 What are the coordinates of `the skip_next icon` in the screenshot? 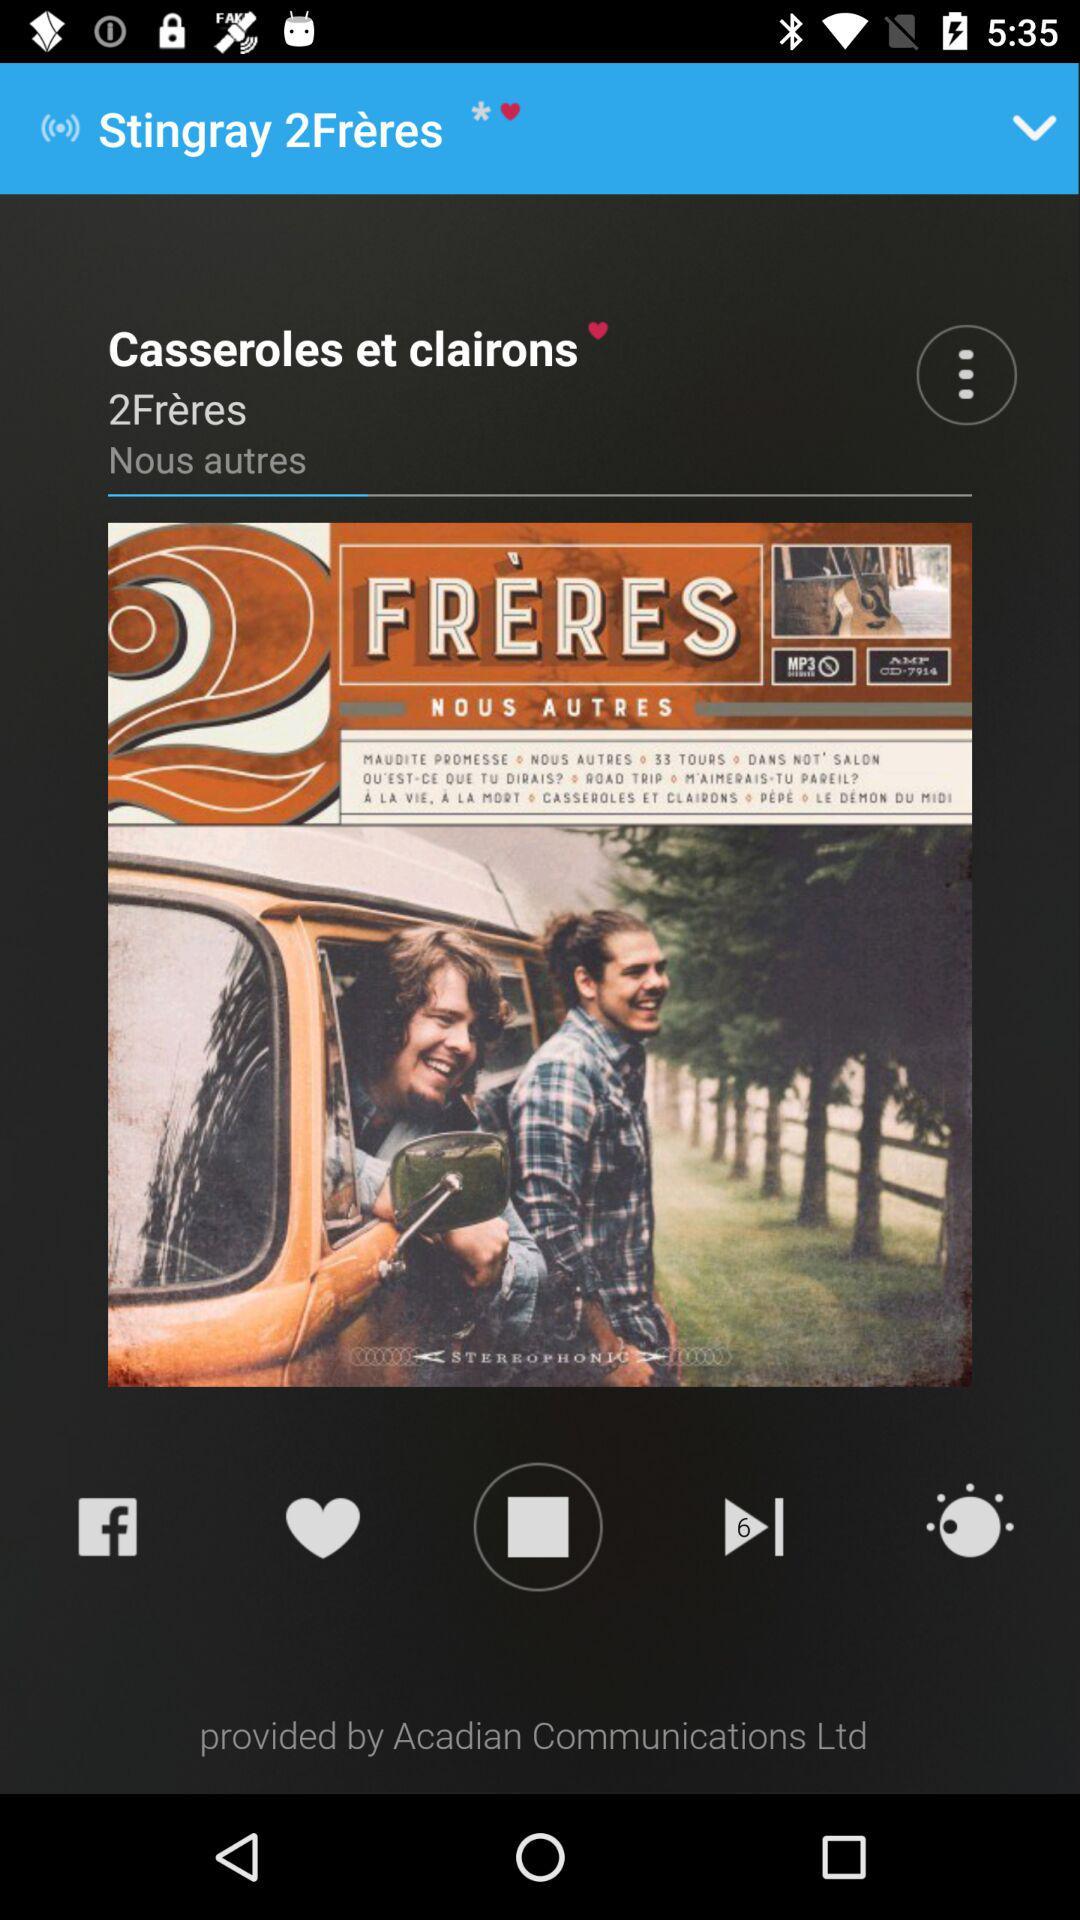 It's located at (754, 1525).